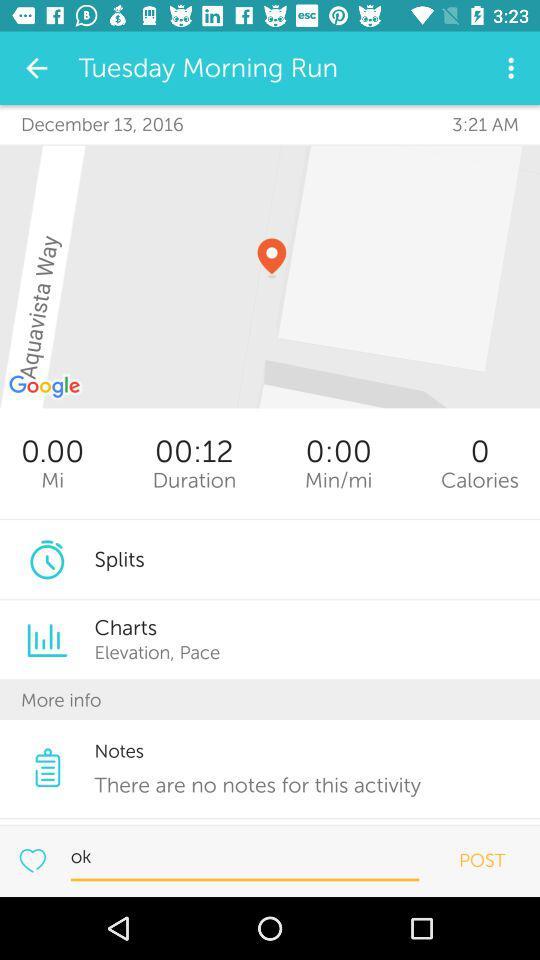 This screenshot has width=540, height=960. I want to click on the favorite icon, so click(31, 859).